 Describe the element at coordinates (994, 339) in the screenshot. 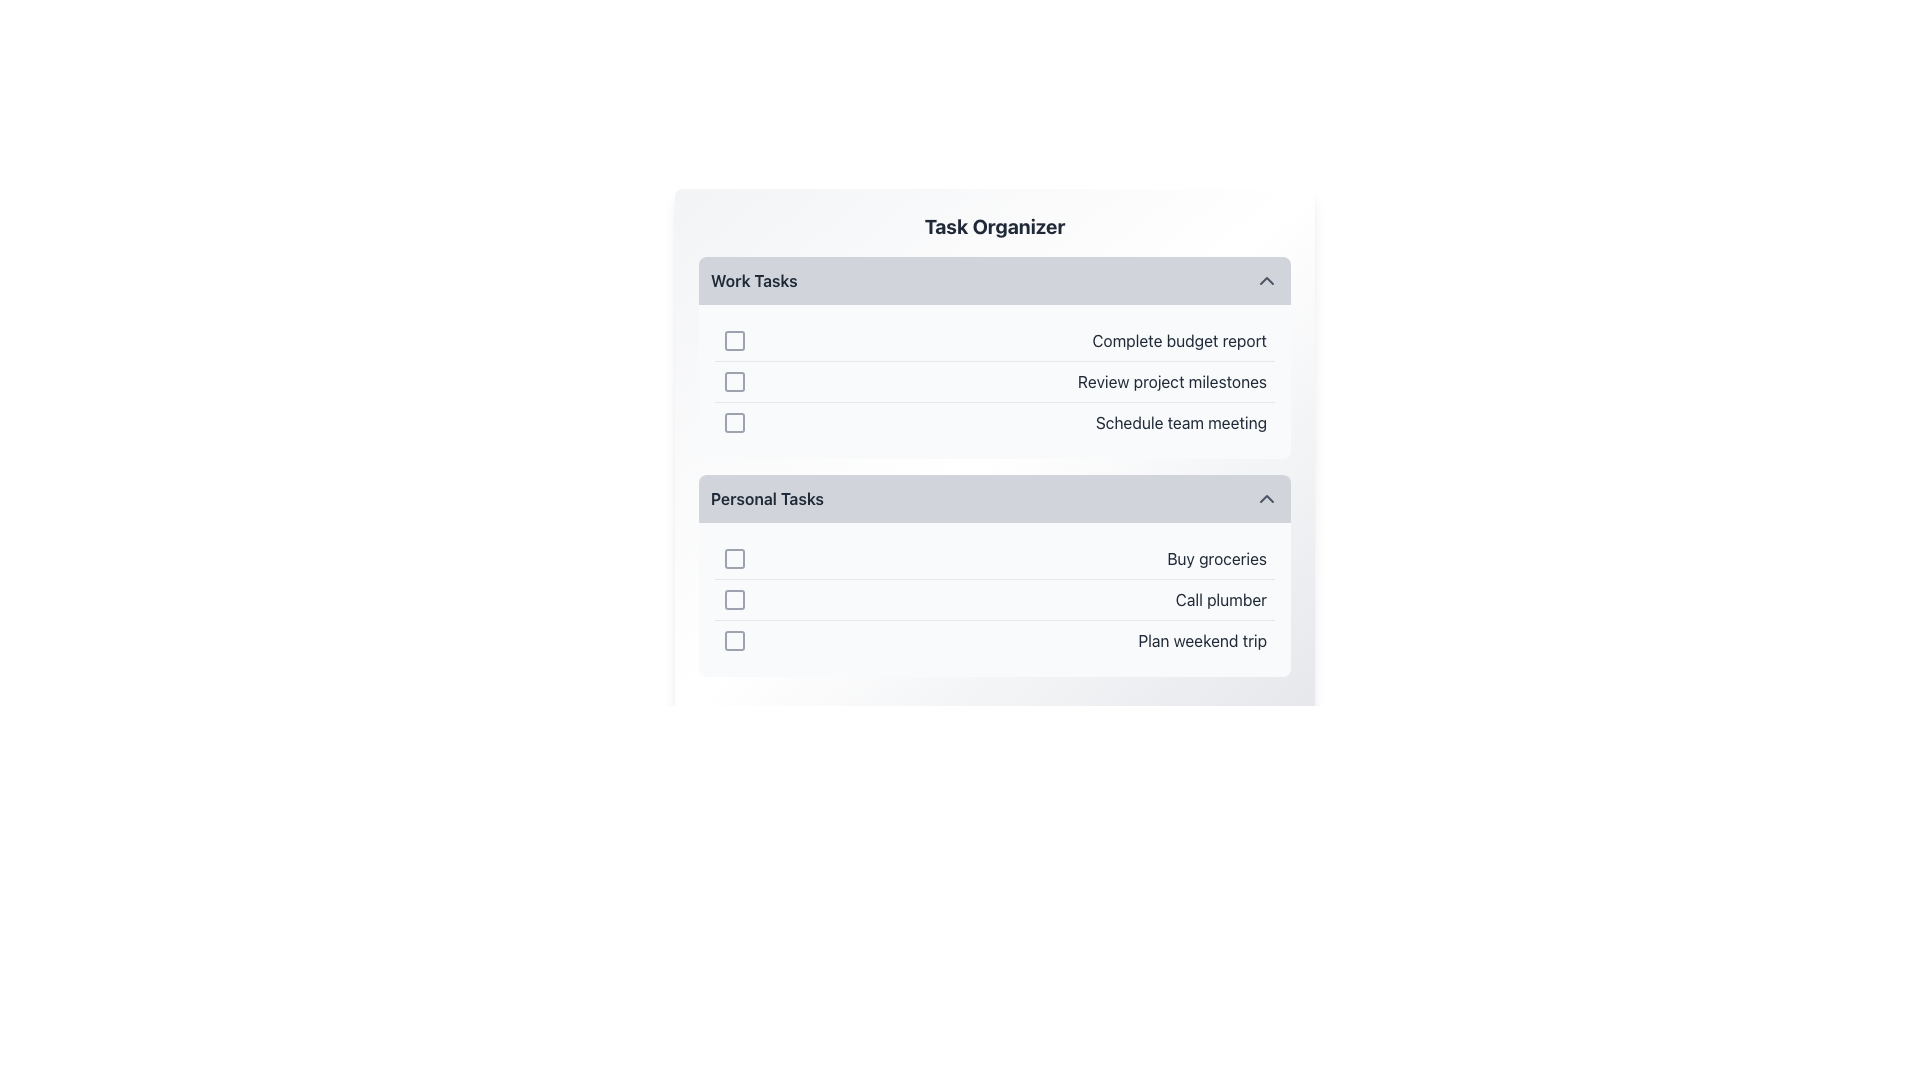

I see `the first task item in the 'Work Tasks' section of the 'Task Organizer'` at that location.